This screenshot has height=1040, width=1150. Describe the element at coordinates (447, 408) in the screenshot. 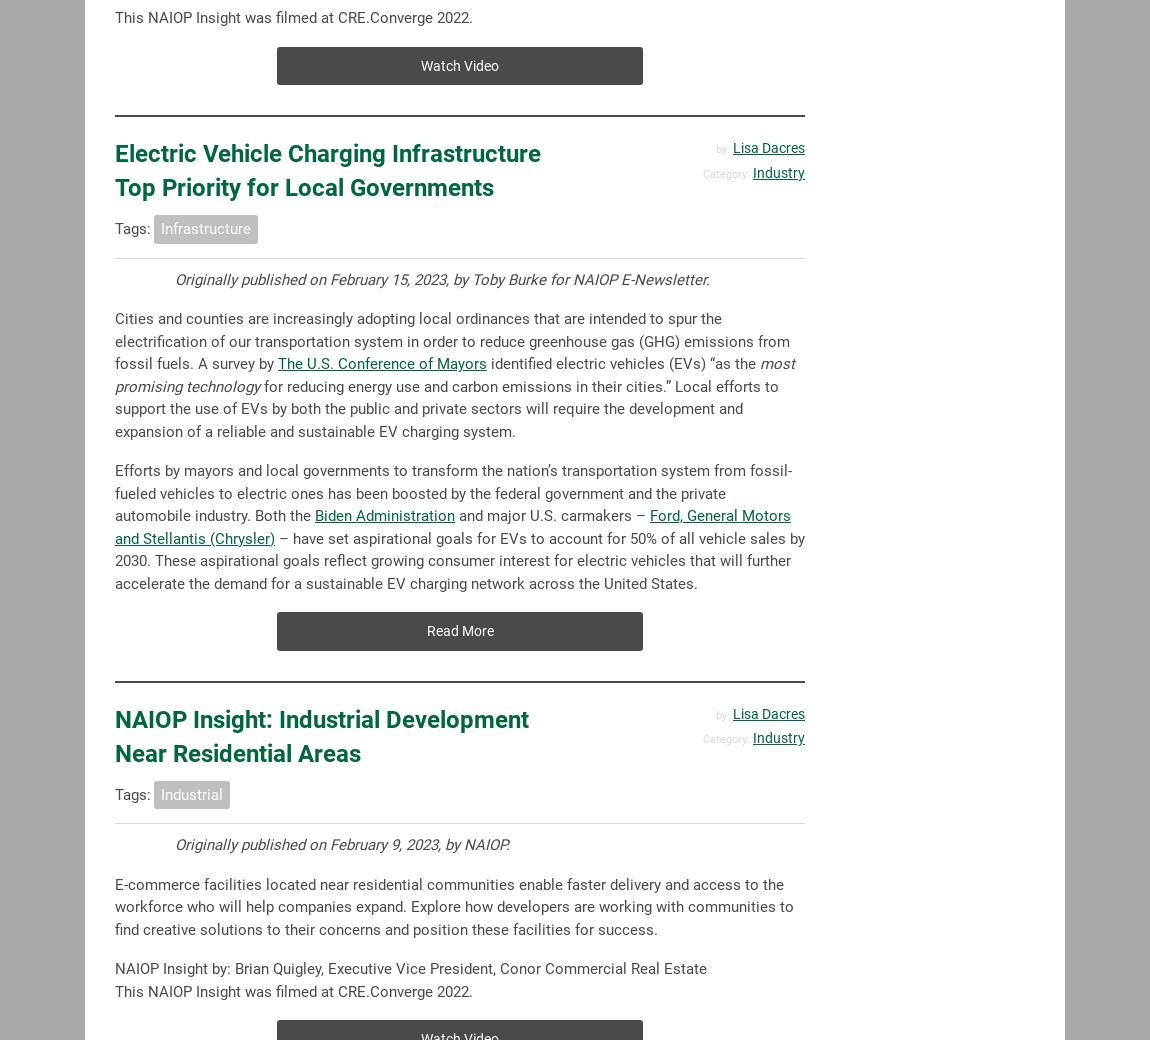

I see `'for reducing energy use and carbon emissions in their cities.” Local efforts to support the use of EVs by both the public and private sectors will require the development and expansion of a reliable and sustainable EV charging system.'` at that location.